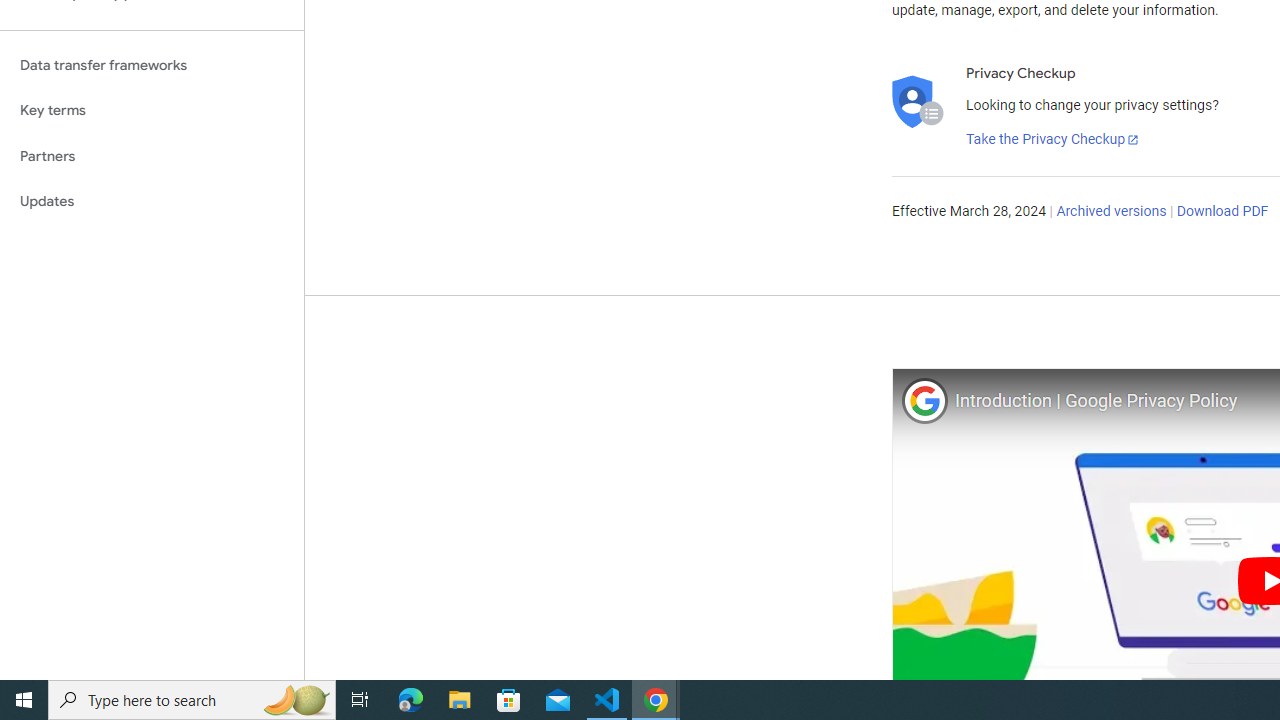 The width and height of the screenshot is (1280, 720). What do you see at coordinates (1221, 212) in the screenshot?
I see `'Download PDF'` at bounding box center [1221, 212].